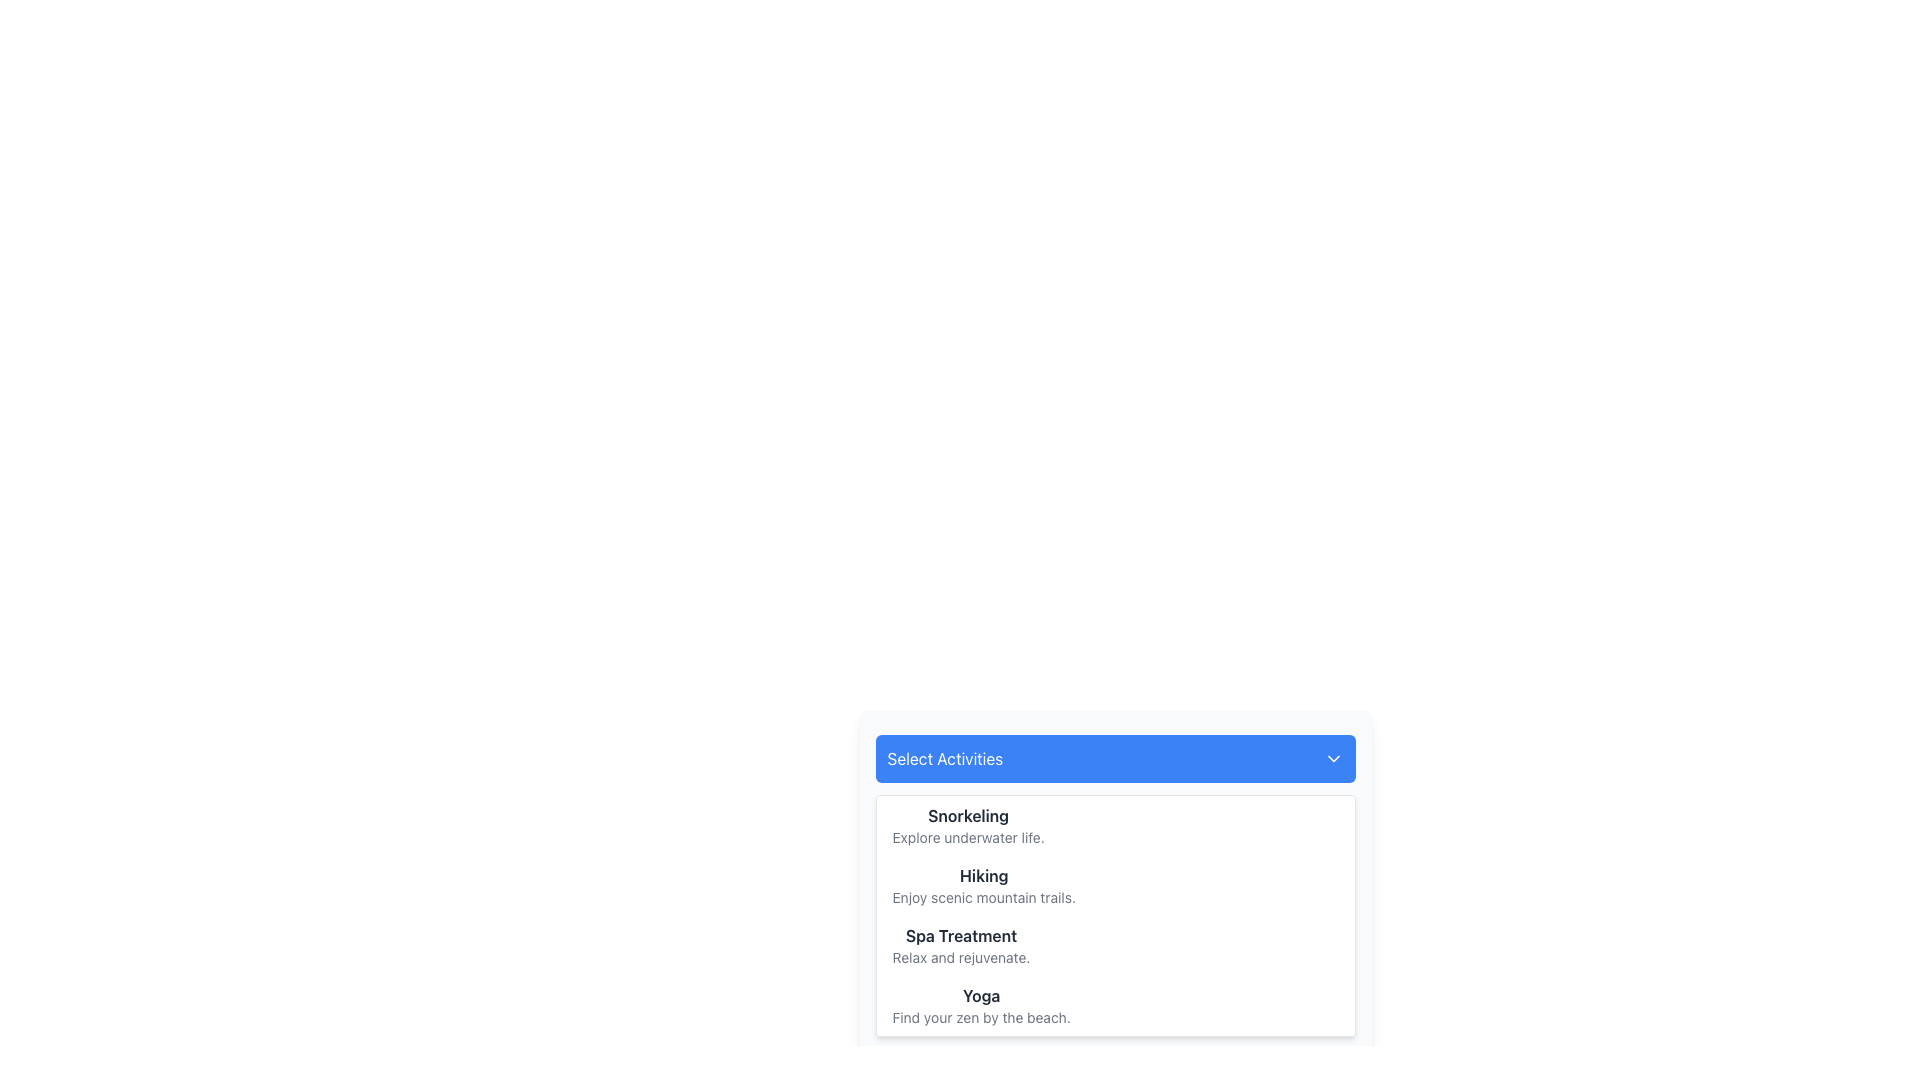  Describe the element at coordinates (984, 874) in the screenshot. I see `the label indicating the activity option within the dropdown menu titled 'Select Activities', specifically the second item which is positioned above the descriptive text 'Enjoy scenic mountain trails.'` at that location.